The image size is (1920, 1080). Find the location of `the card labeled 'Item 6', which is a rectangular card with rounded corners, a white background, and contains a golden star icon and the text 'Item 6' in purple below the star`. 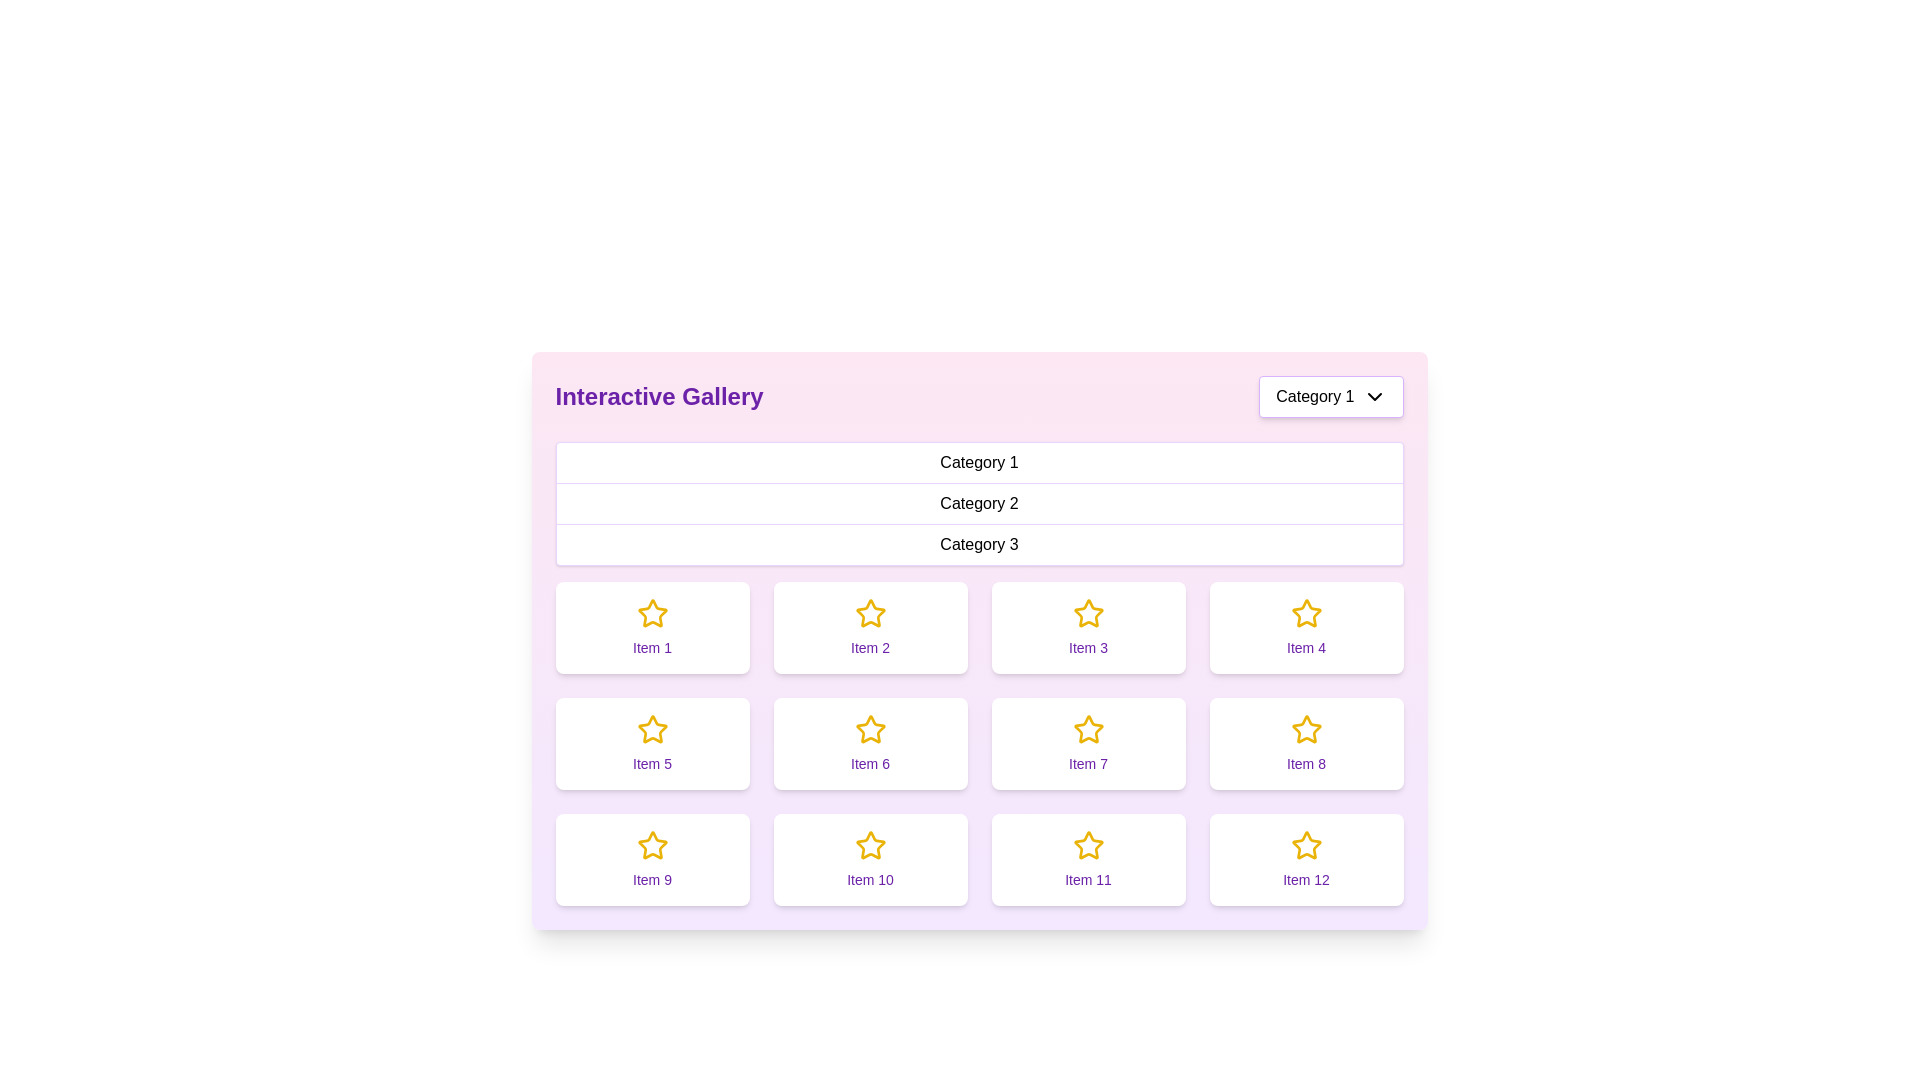

the card labeled 'Item 6', which is a rectangular card with rounded corners, a white background, and contains a golden star icon and the text 'Item 6' in purple below the star is located at coordinates (870, 744).